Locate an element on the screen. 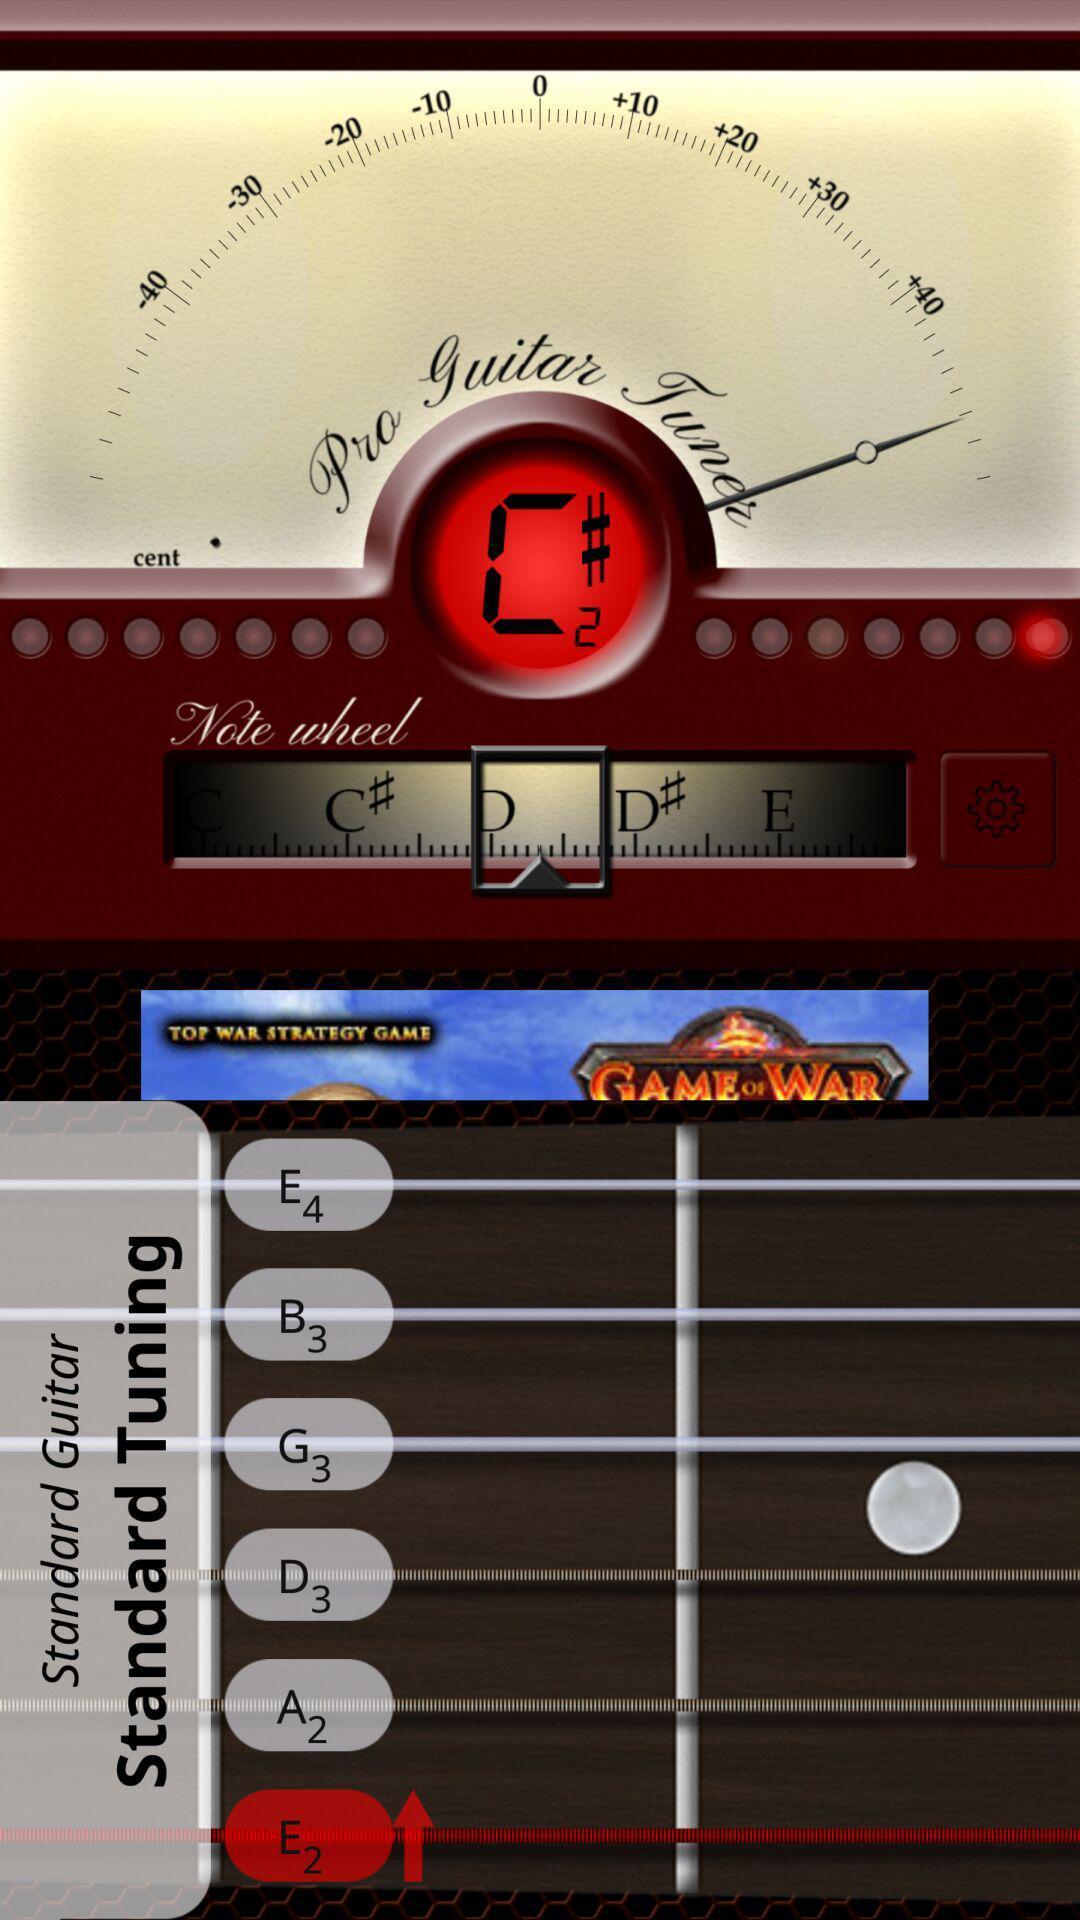  the cirlce which is second right to c2 is located at coordinates (769, 636).